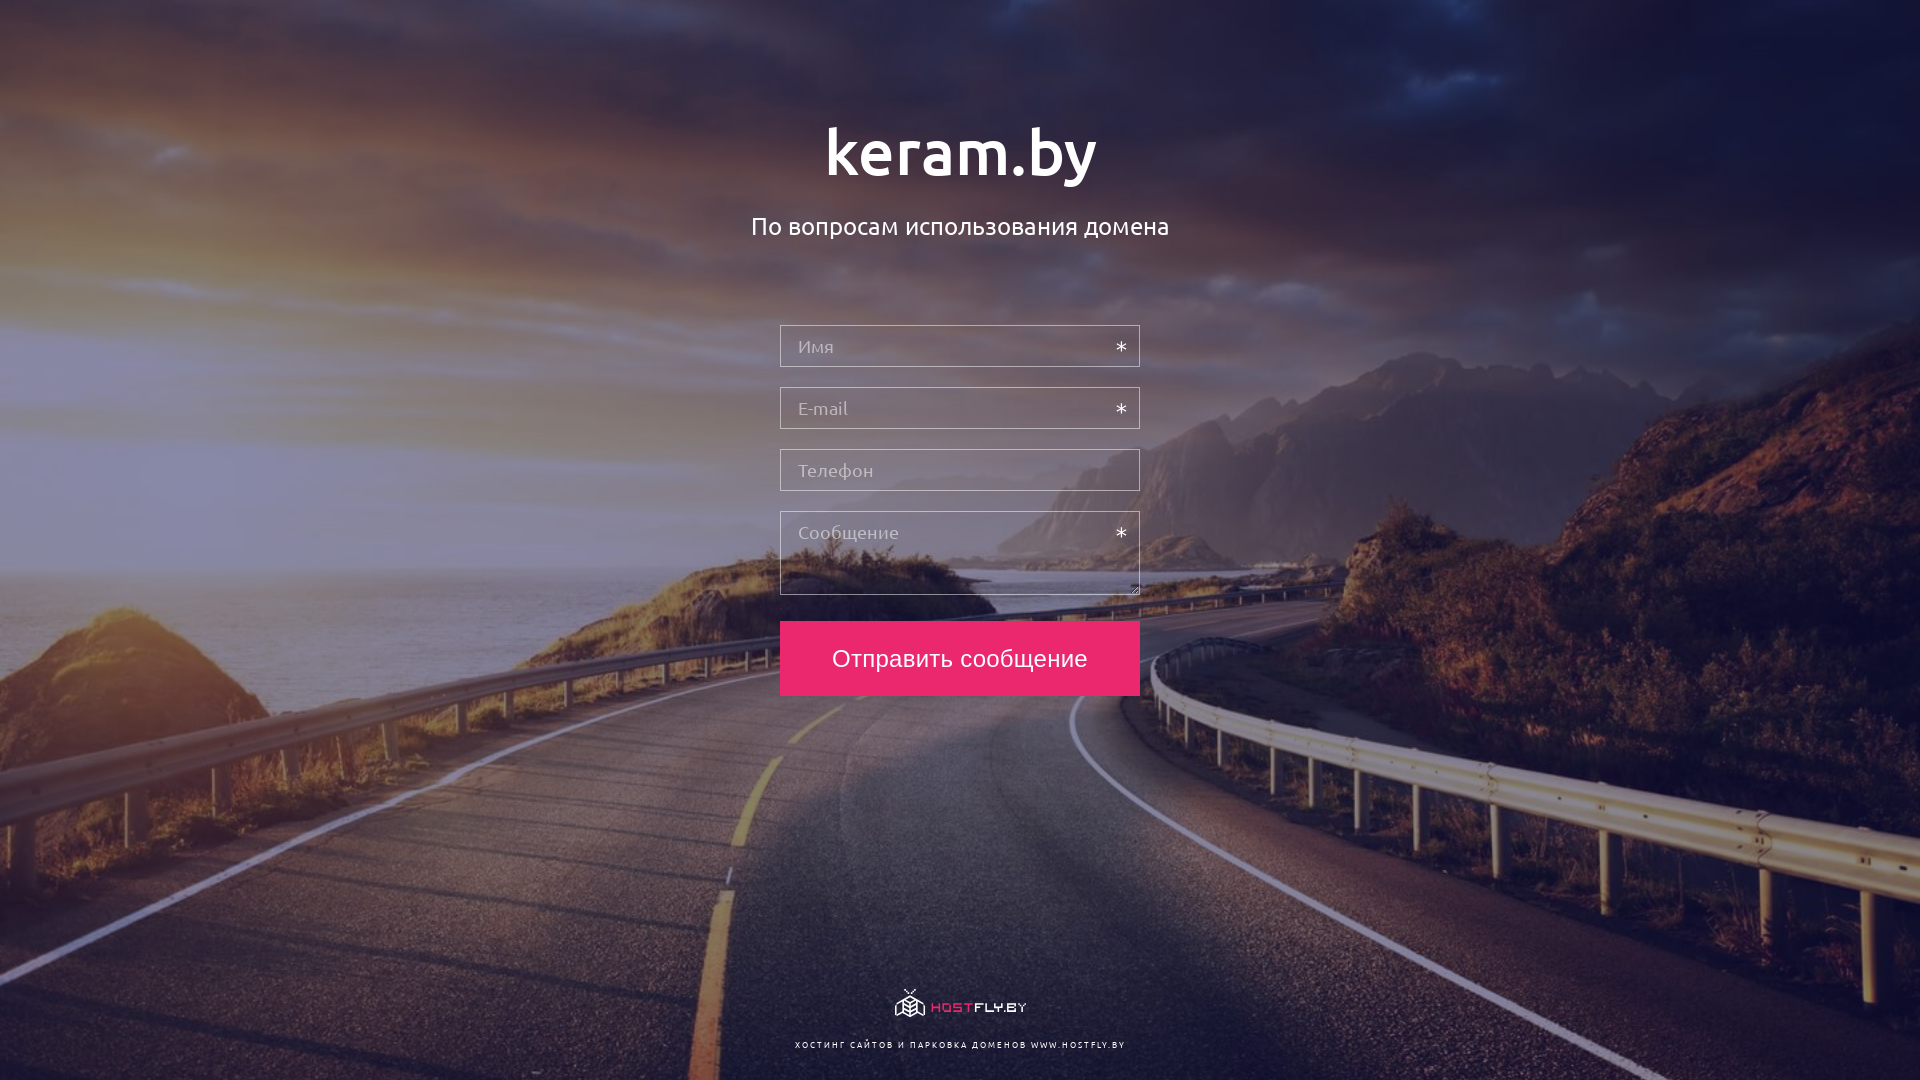 This screenshot has width=1920, height=1080. Describe the element at coordinates (1076, 1043) in the screenshot. I see `'WWW.HOSTFLY.BY'` at that location.